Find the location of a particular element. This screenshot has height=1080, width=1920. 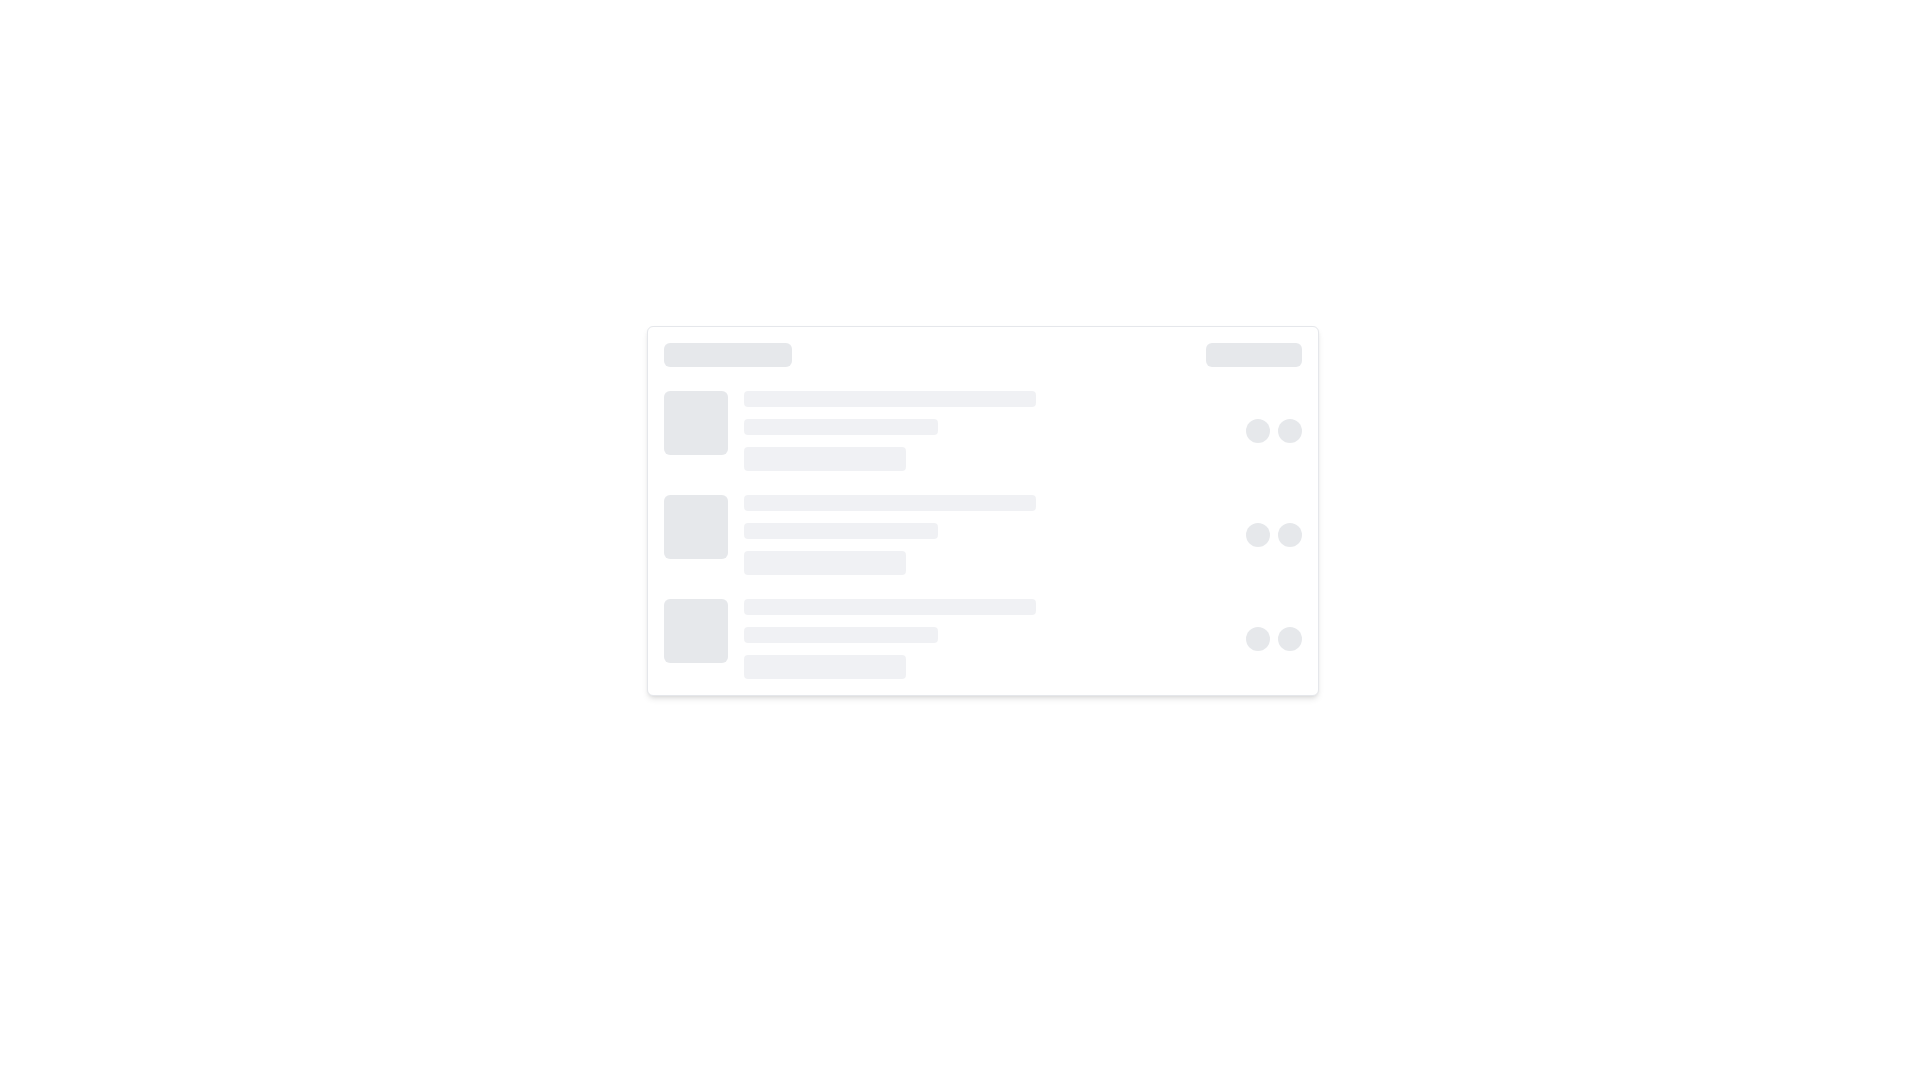

Placeholder Content element, which consists of three horizontally aligned bars with rounded edges, styled in light gray, located centrally between a square icon and two circular icons is located at coordinates (987, 430).